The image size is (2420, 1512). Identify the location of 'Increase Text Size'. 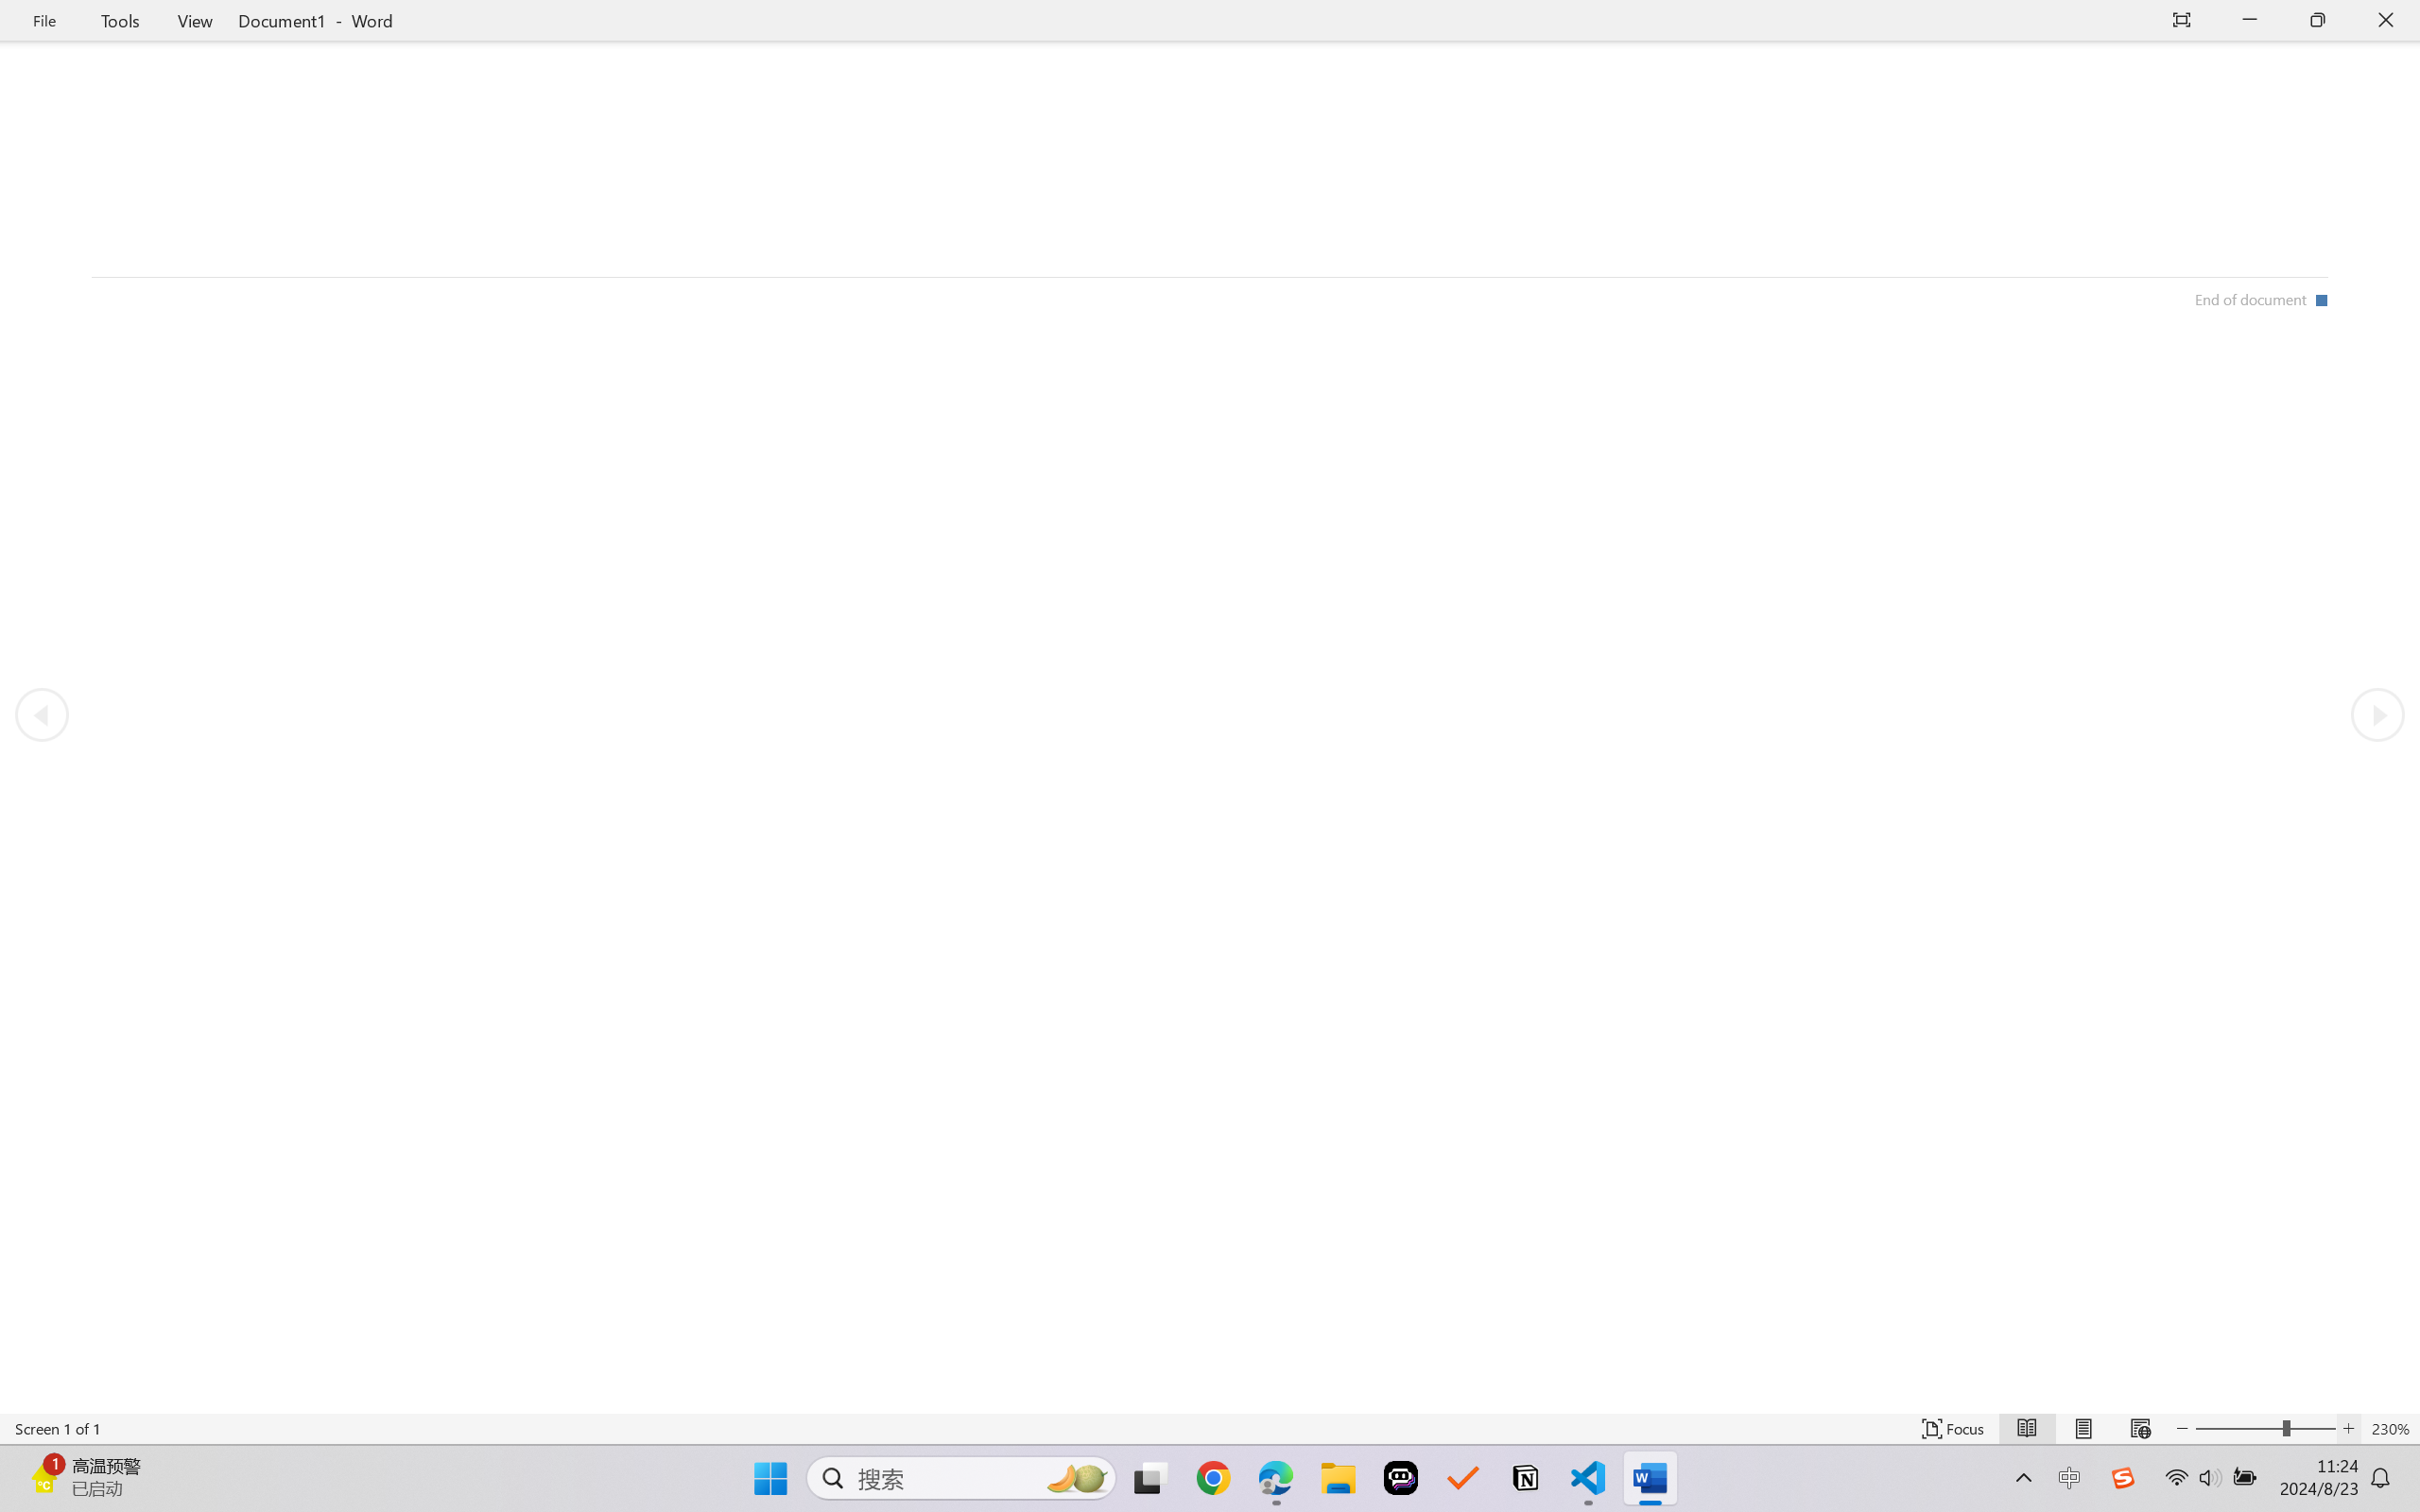
(2348, 1428).